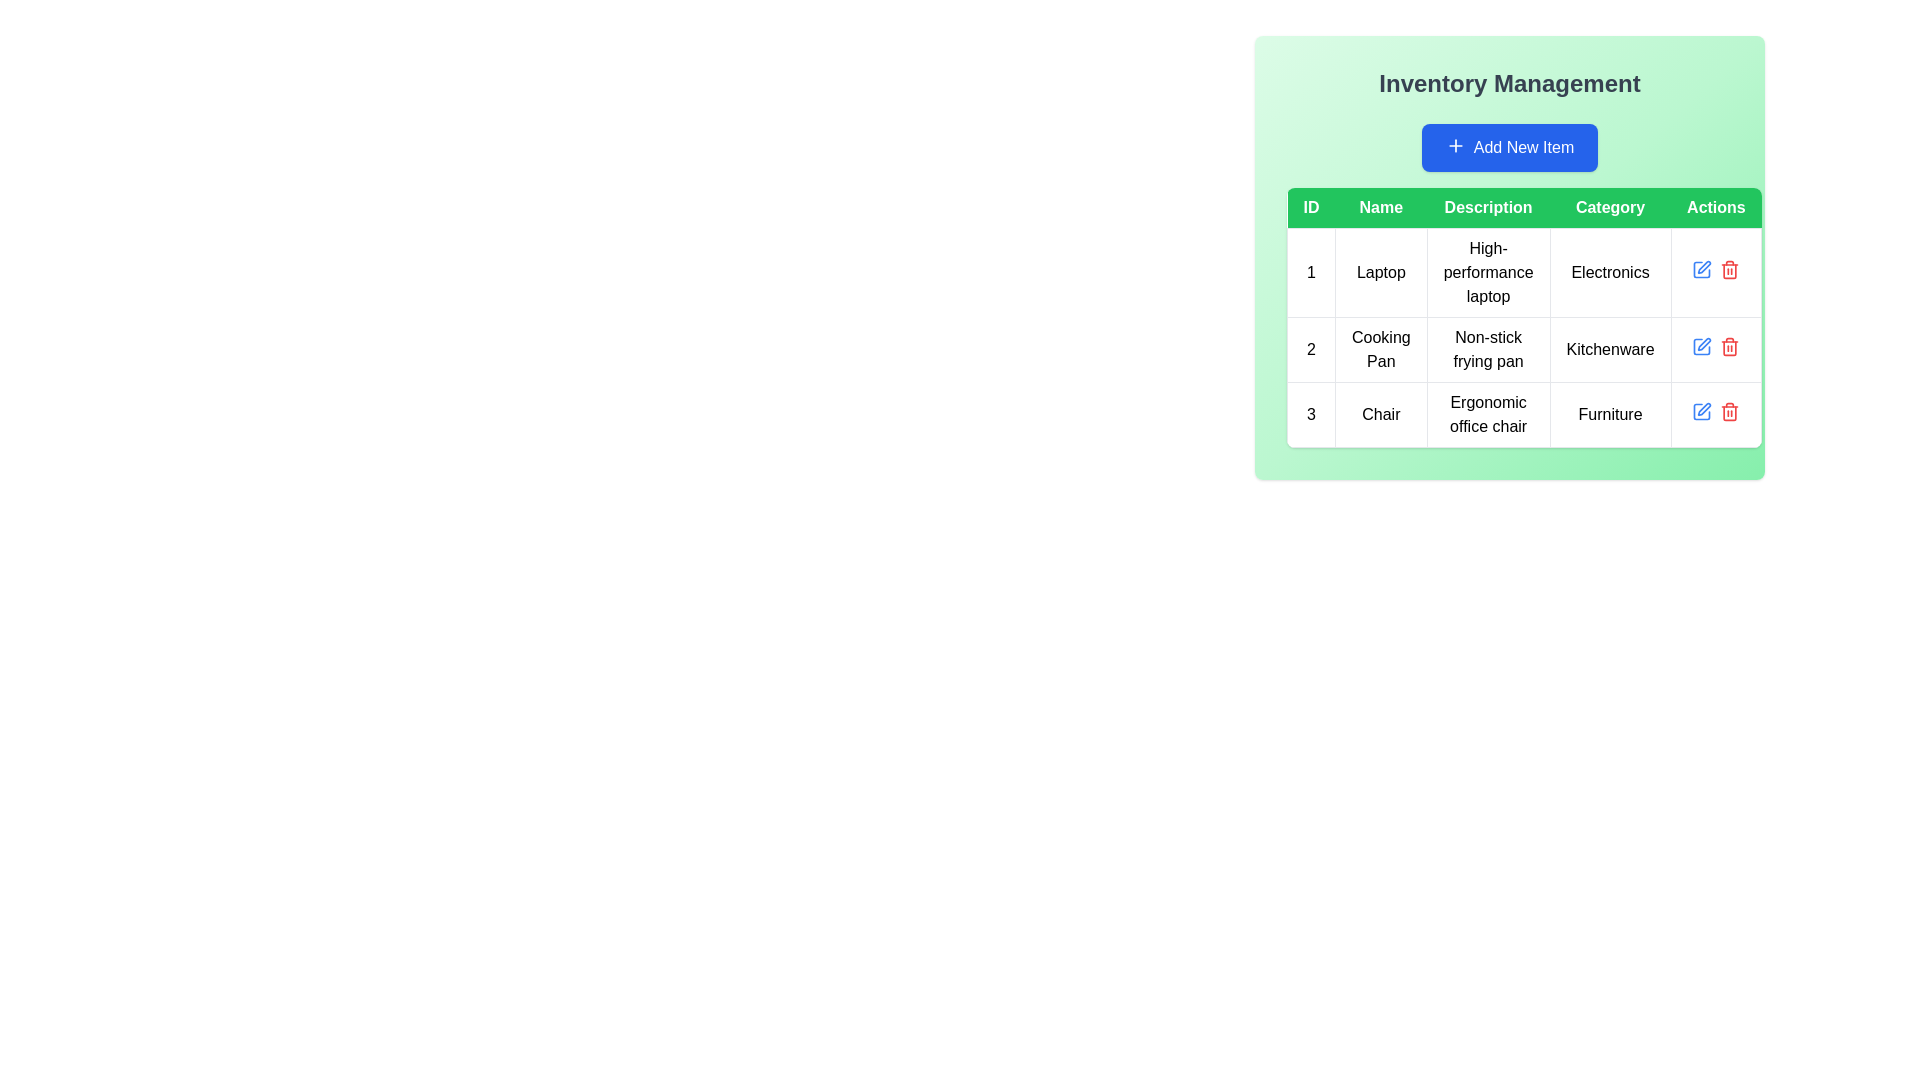 The width and height of the screenshot is (1920, 1080). I want to click on the 'Name' column header in the table, which is the second column header located between the 'ID' and 'Description' headers, so click(1380, 208).